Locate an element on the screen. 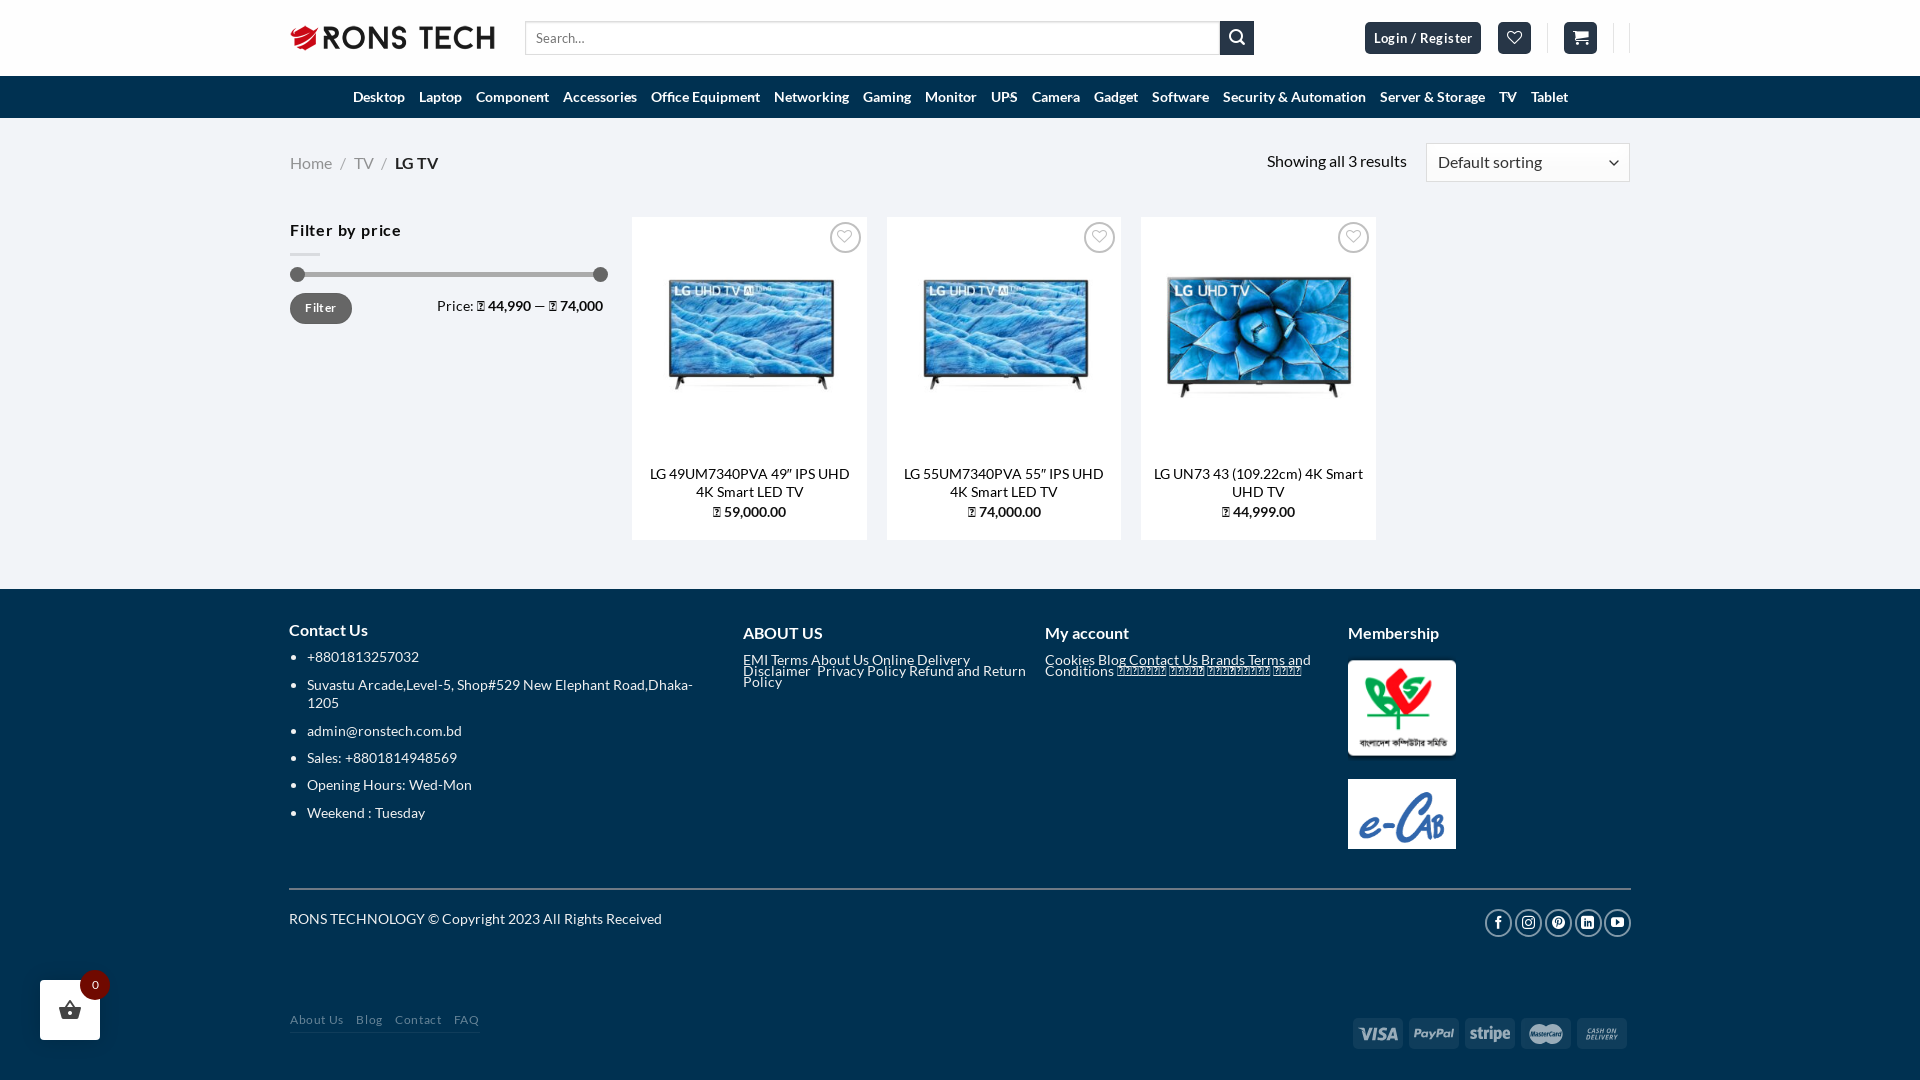 This screenshot has height=1080, width=1920. 'Refund and Return Policy' is located at coordinates (882, 675).